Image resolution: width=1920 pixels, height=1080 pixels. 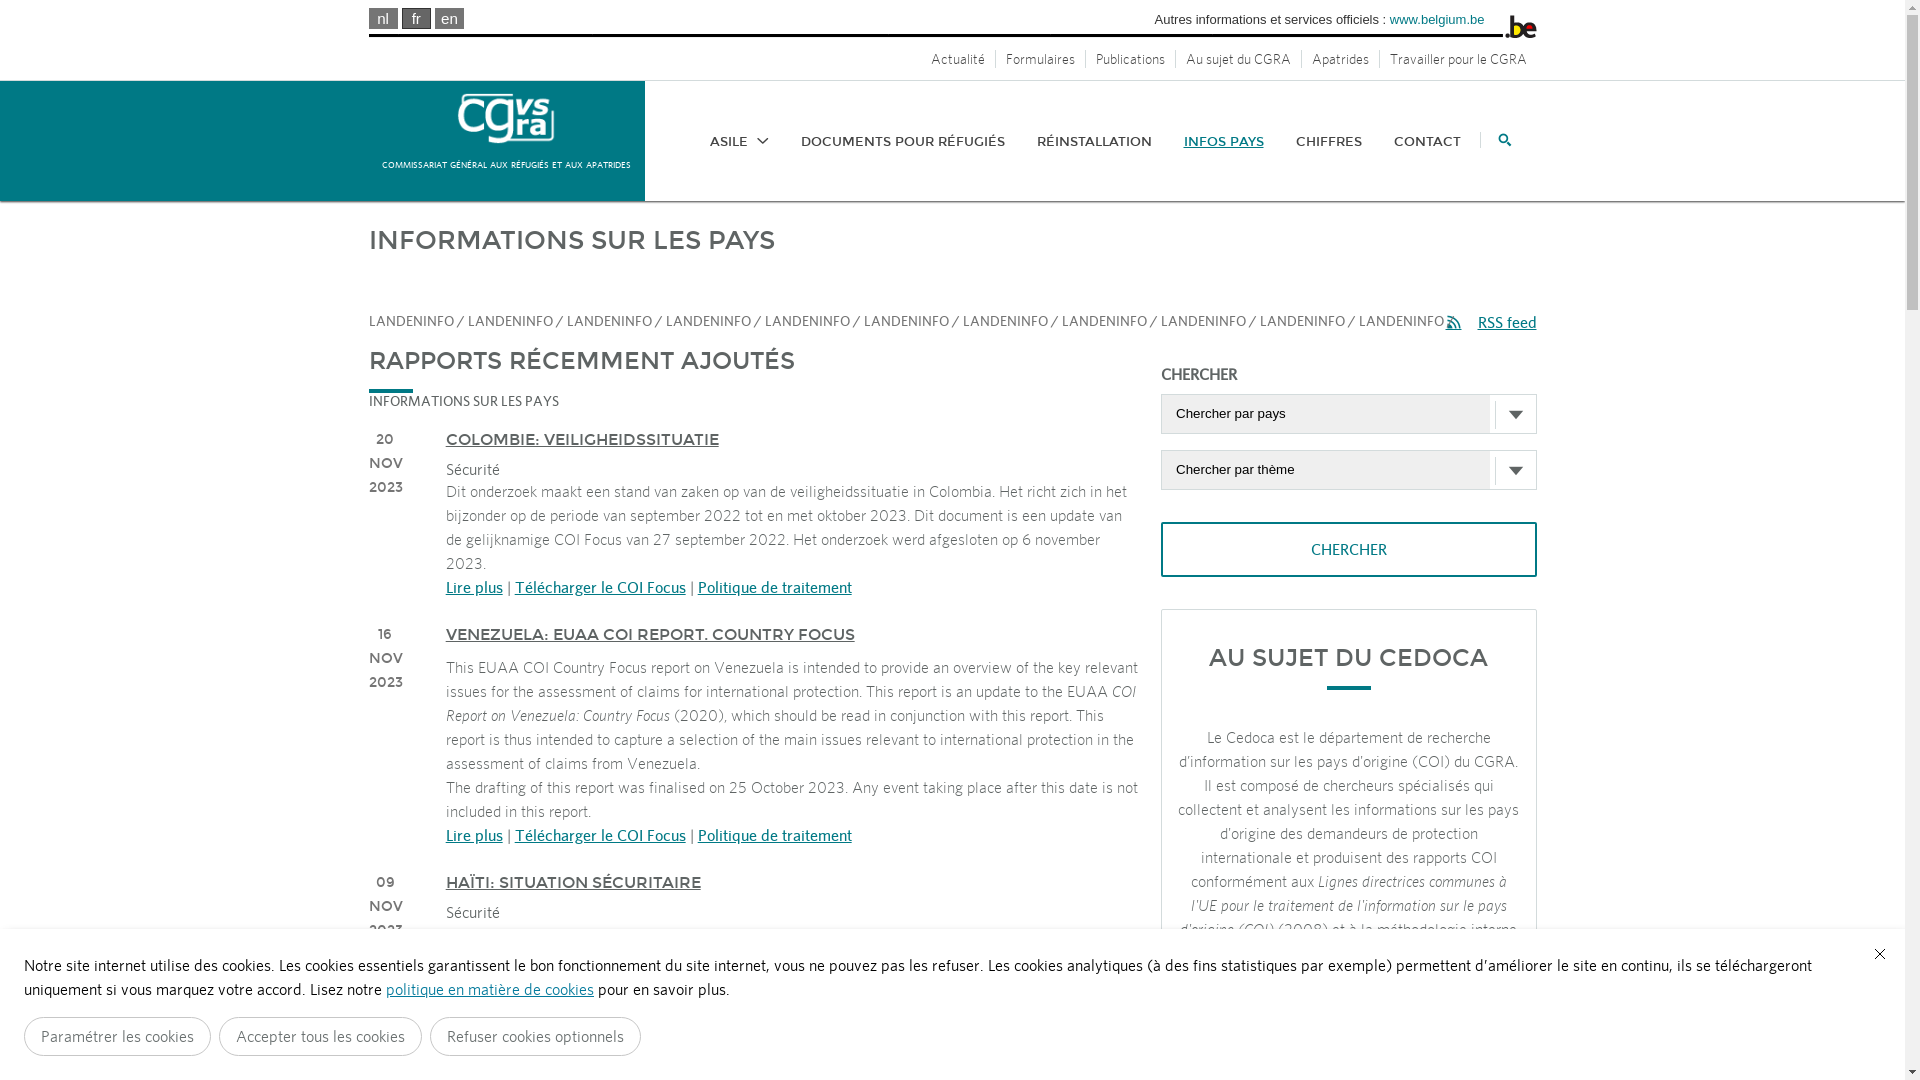 What do you see at coordinates (473, 585) in the screenshot?
I see `'Lire plus'` at bounding box center [473, 585].